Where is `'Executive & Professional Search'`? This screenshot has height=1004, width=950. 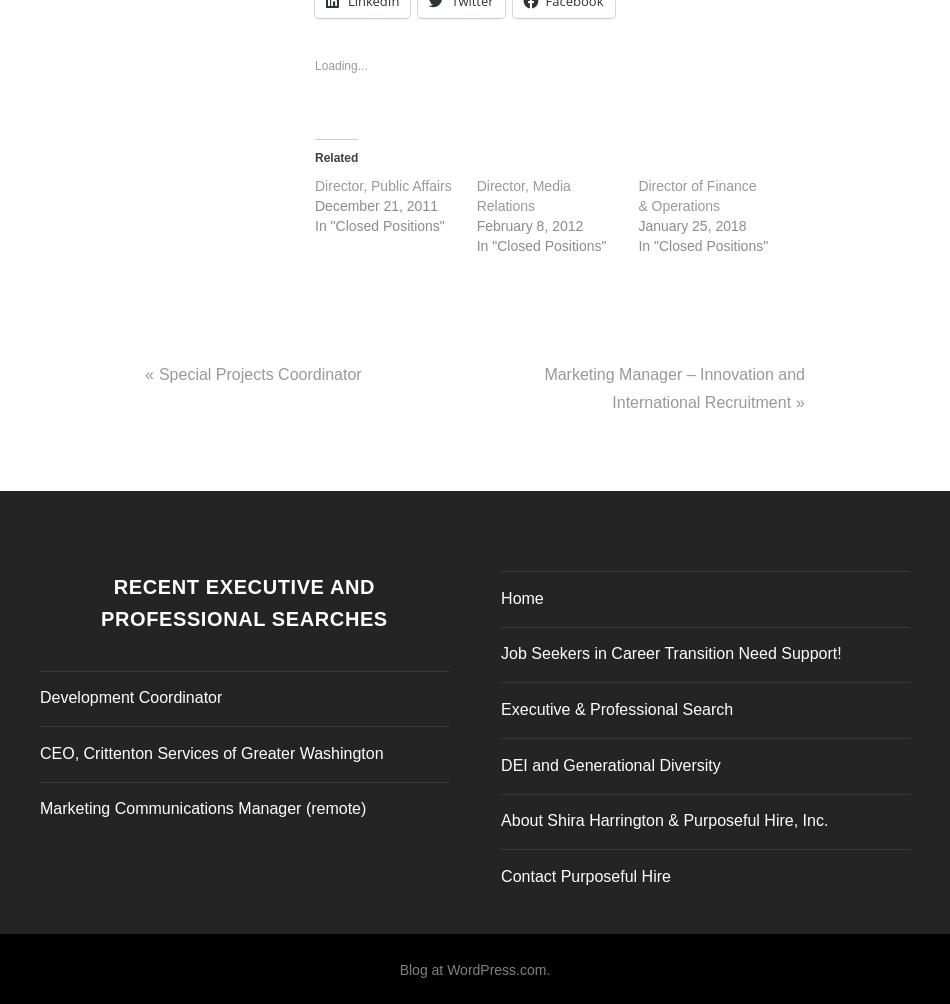 'Executive & Professional Search' is located at coordinates (617, 702).